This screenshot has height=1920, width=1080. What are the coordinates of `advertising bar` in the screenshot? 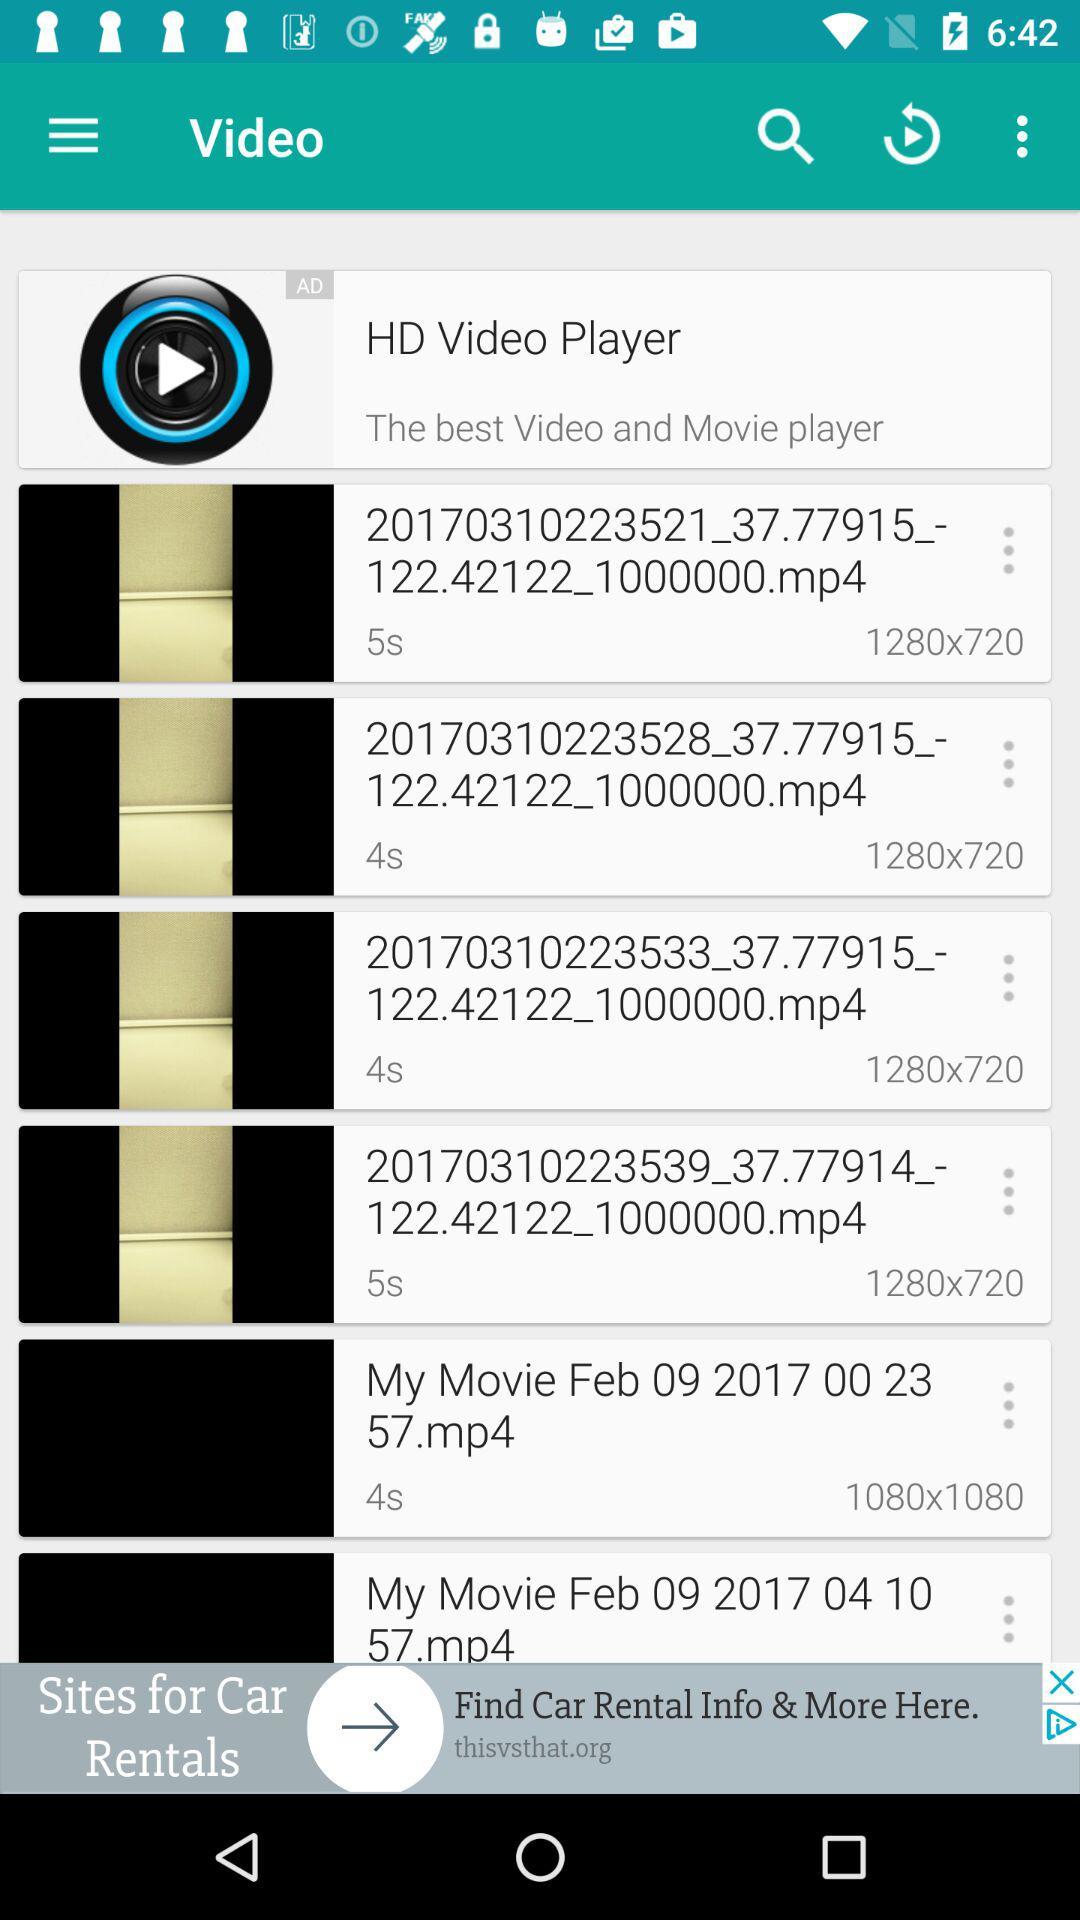 It's located at (540, 1727).